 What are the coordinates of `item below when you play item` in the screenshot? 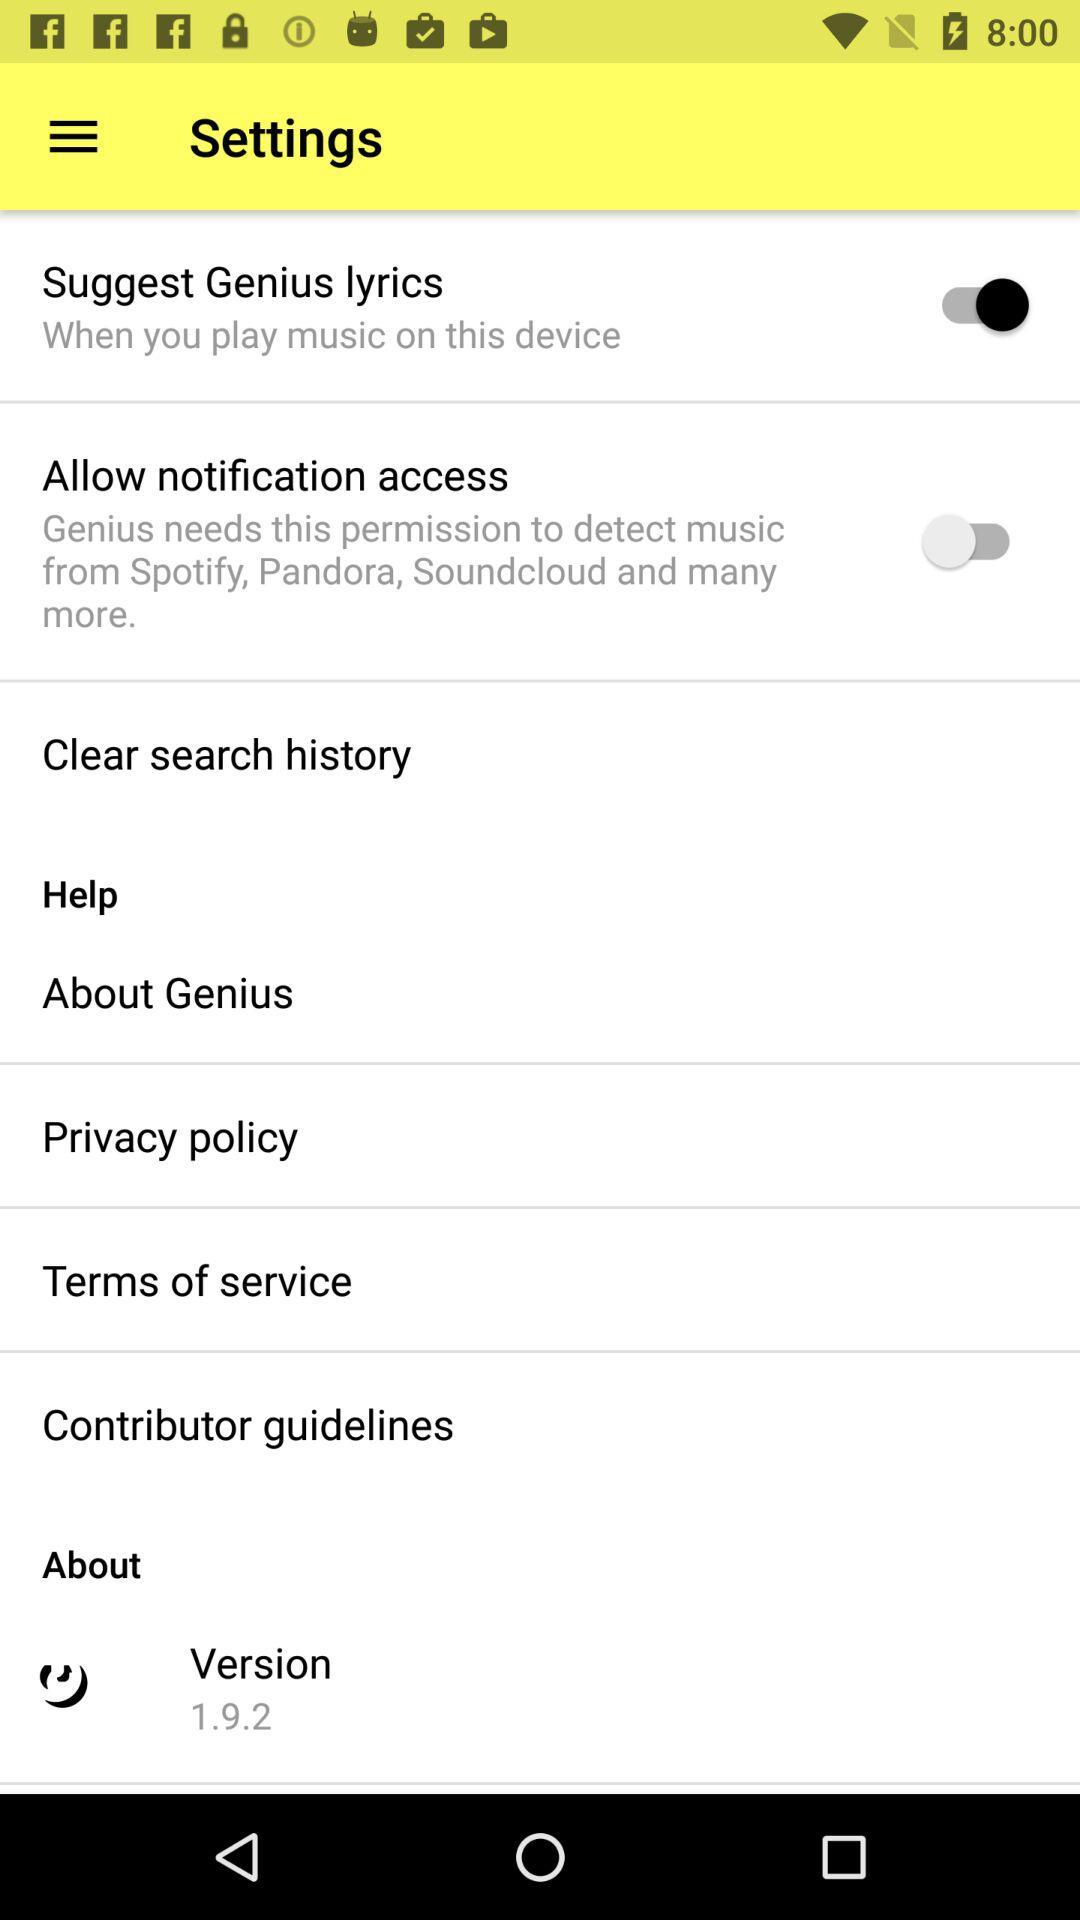 It's located at (275, 473).